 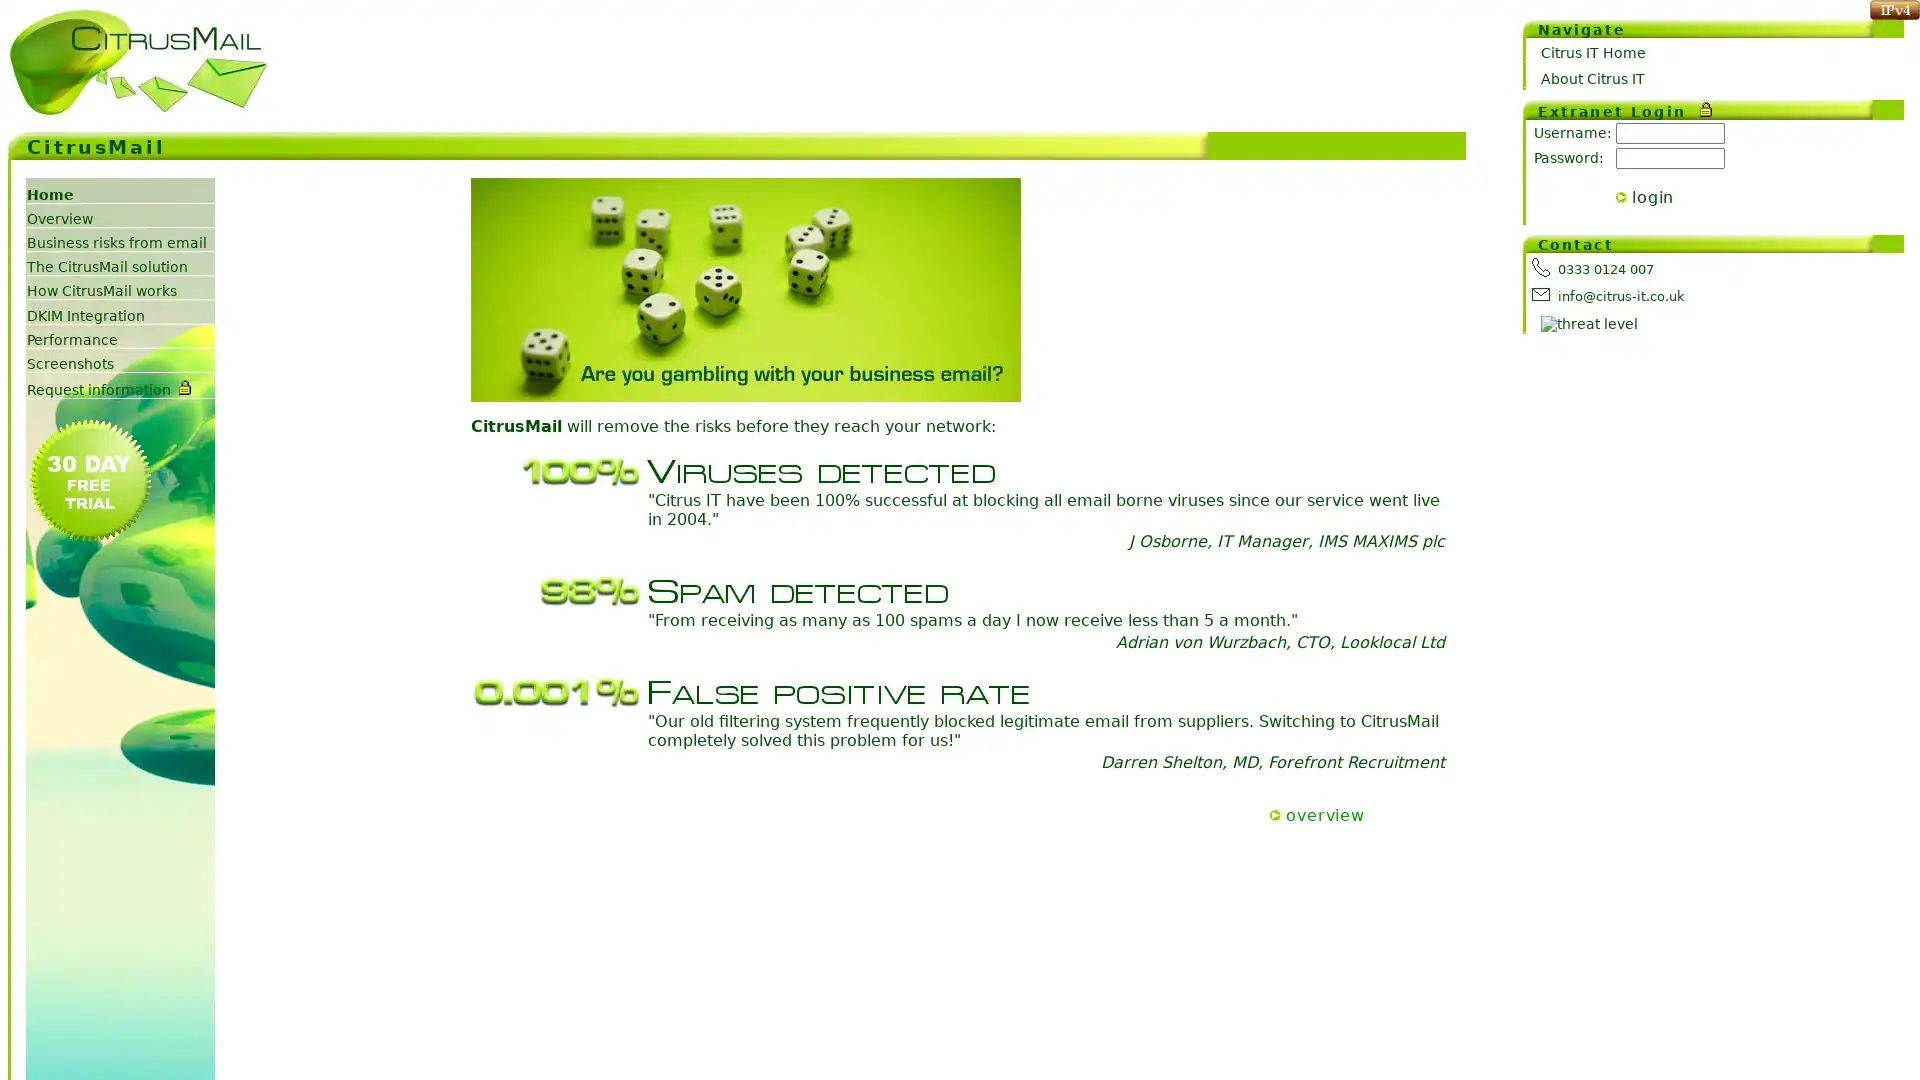 What do you see at coordinates (1621, 196) in the screenshot?
I see `>` at bounding box center [1621, 196].